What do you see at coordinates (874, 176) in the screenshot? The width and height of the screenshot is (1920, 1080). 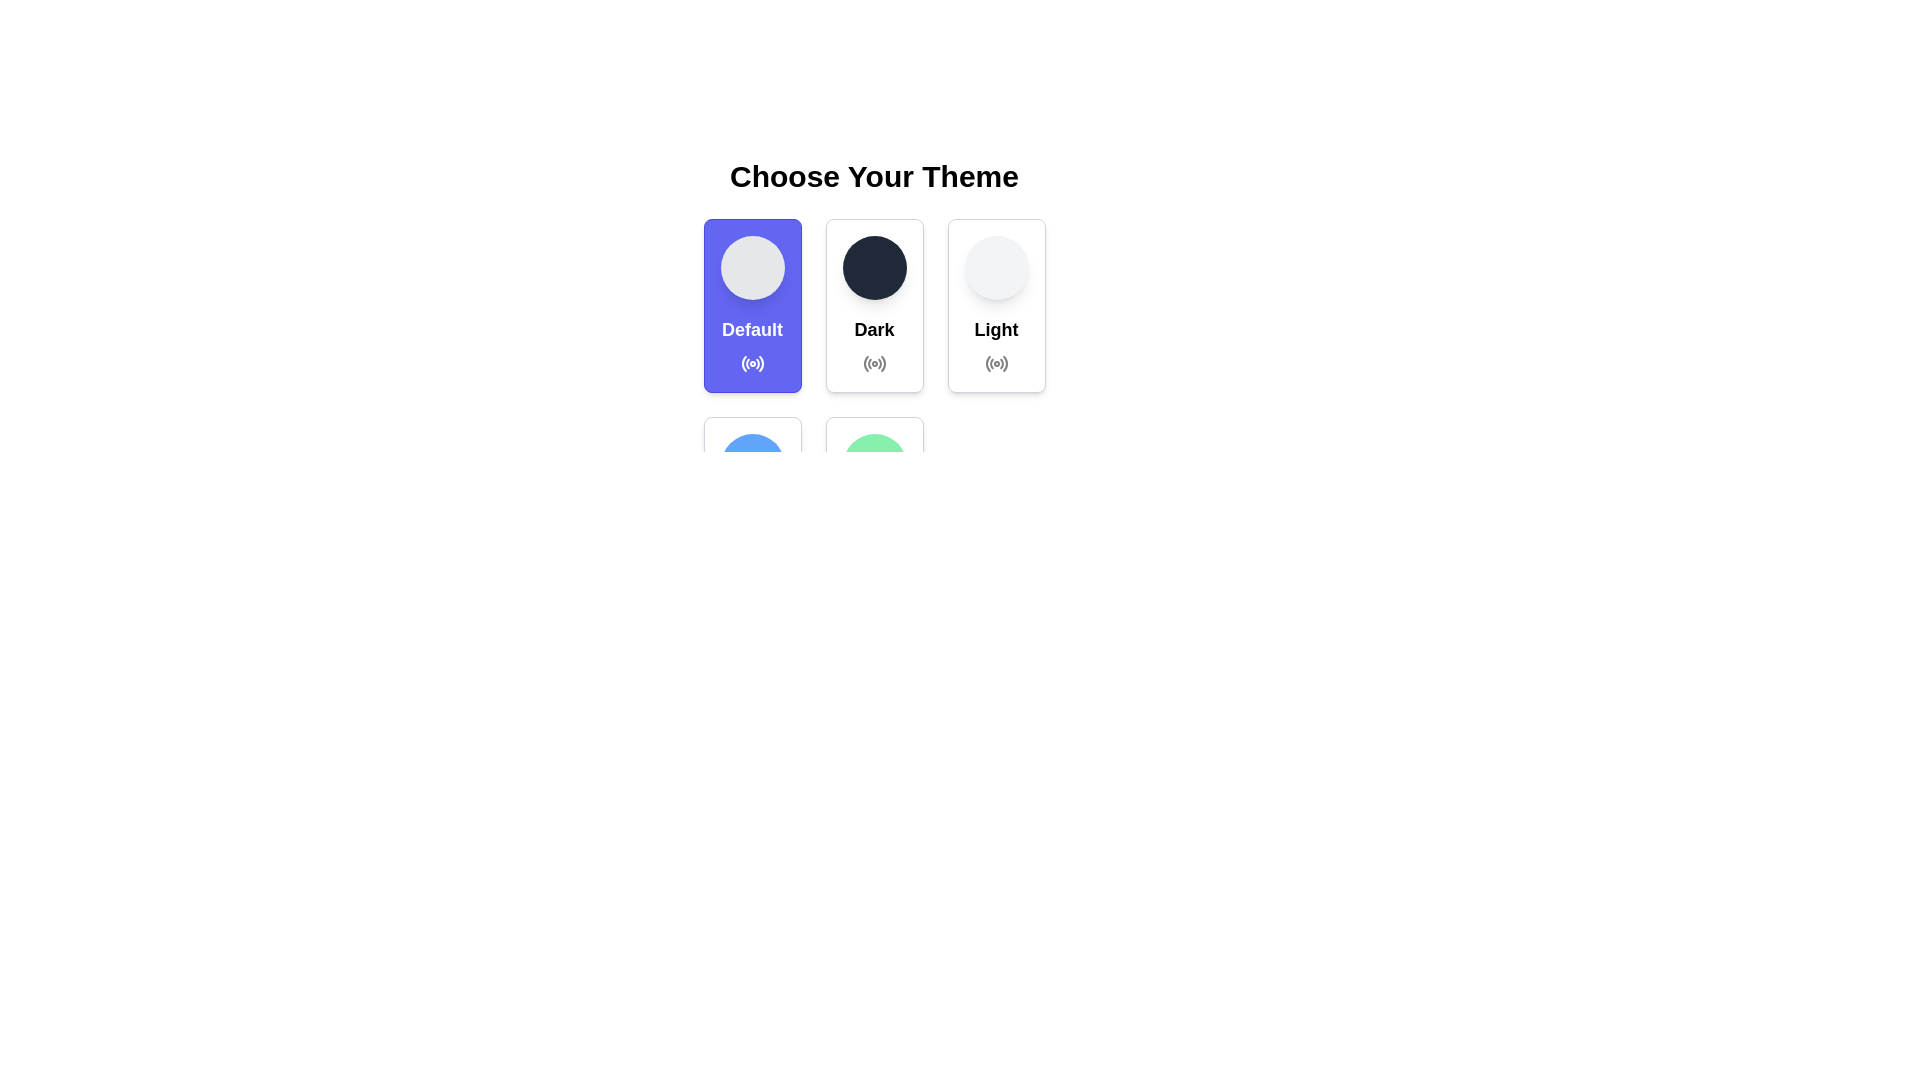 I see `the text label that says 'Choose Your Theme', which is centrally positioned at the top of the theme selection interface` at bounding box center [874, 176].